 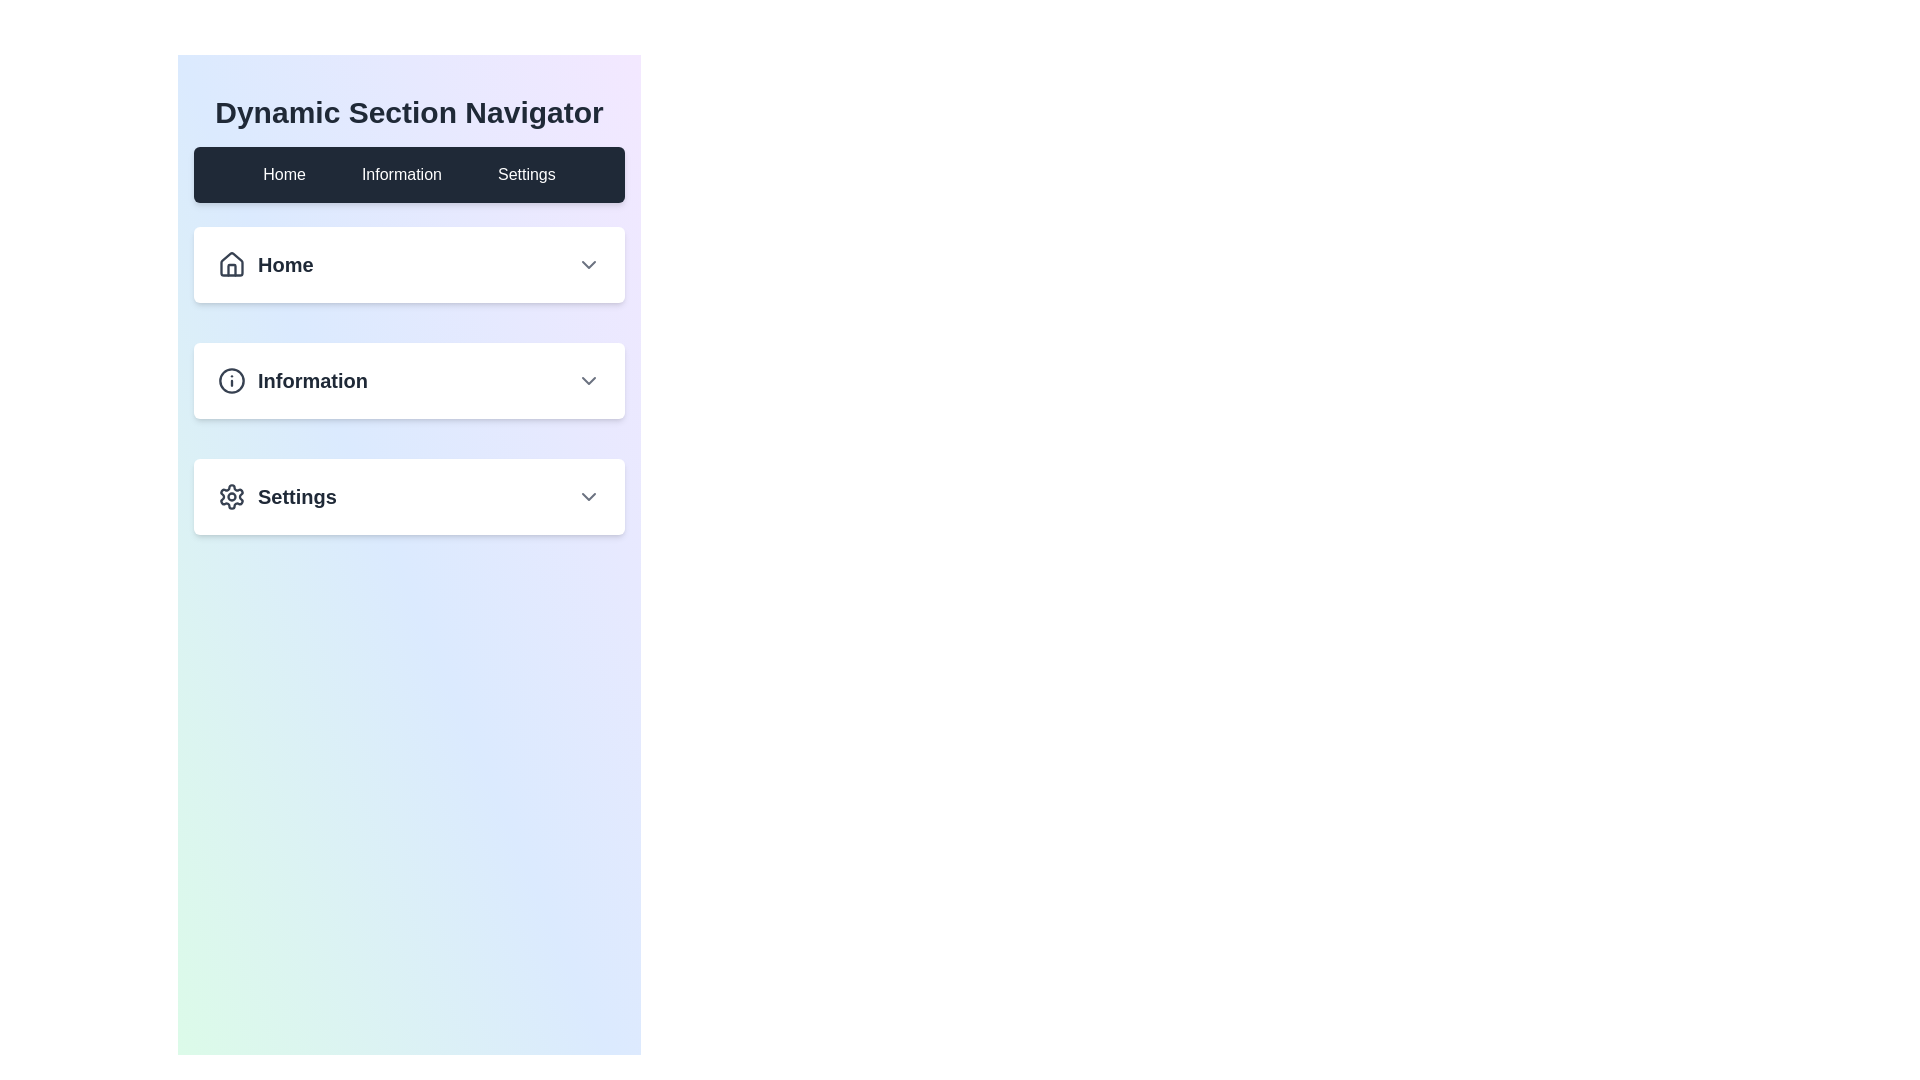 I want to click on the 'Settings' navigation tab, which is the third tab in the set of three navigation links labeled 'Home', 'Information', and 'Settings', so click(x=526, y=173).